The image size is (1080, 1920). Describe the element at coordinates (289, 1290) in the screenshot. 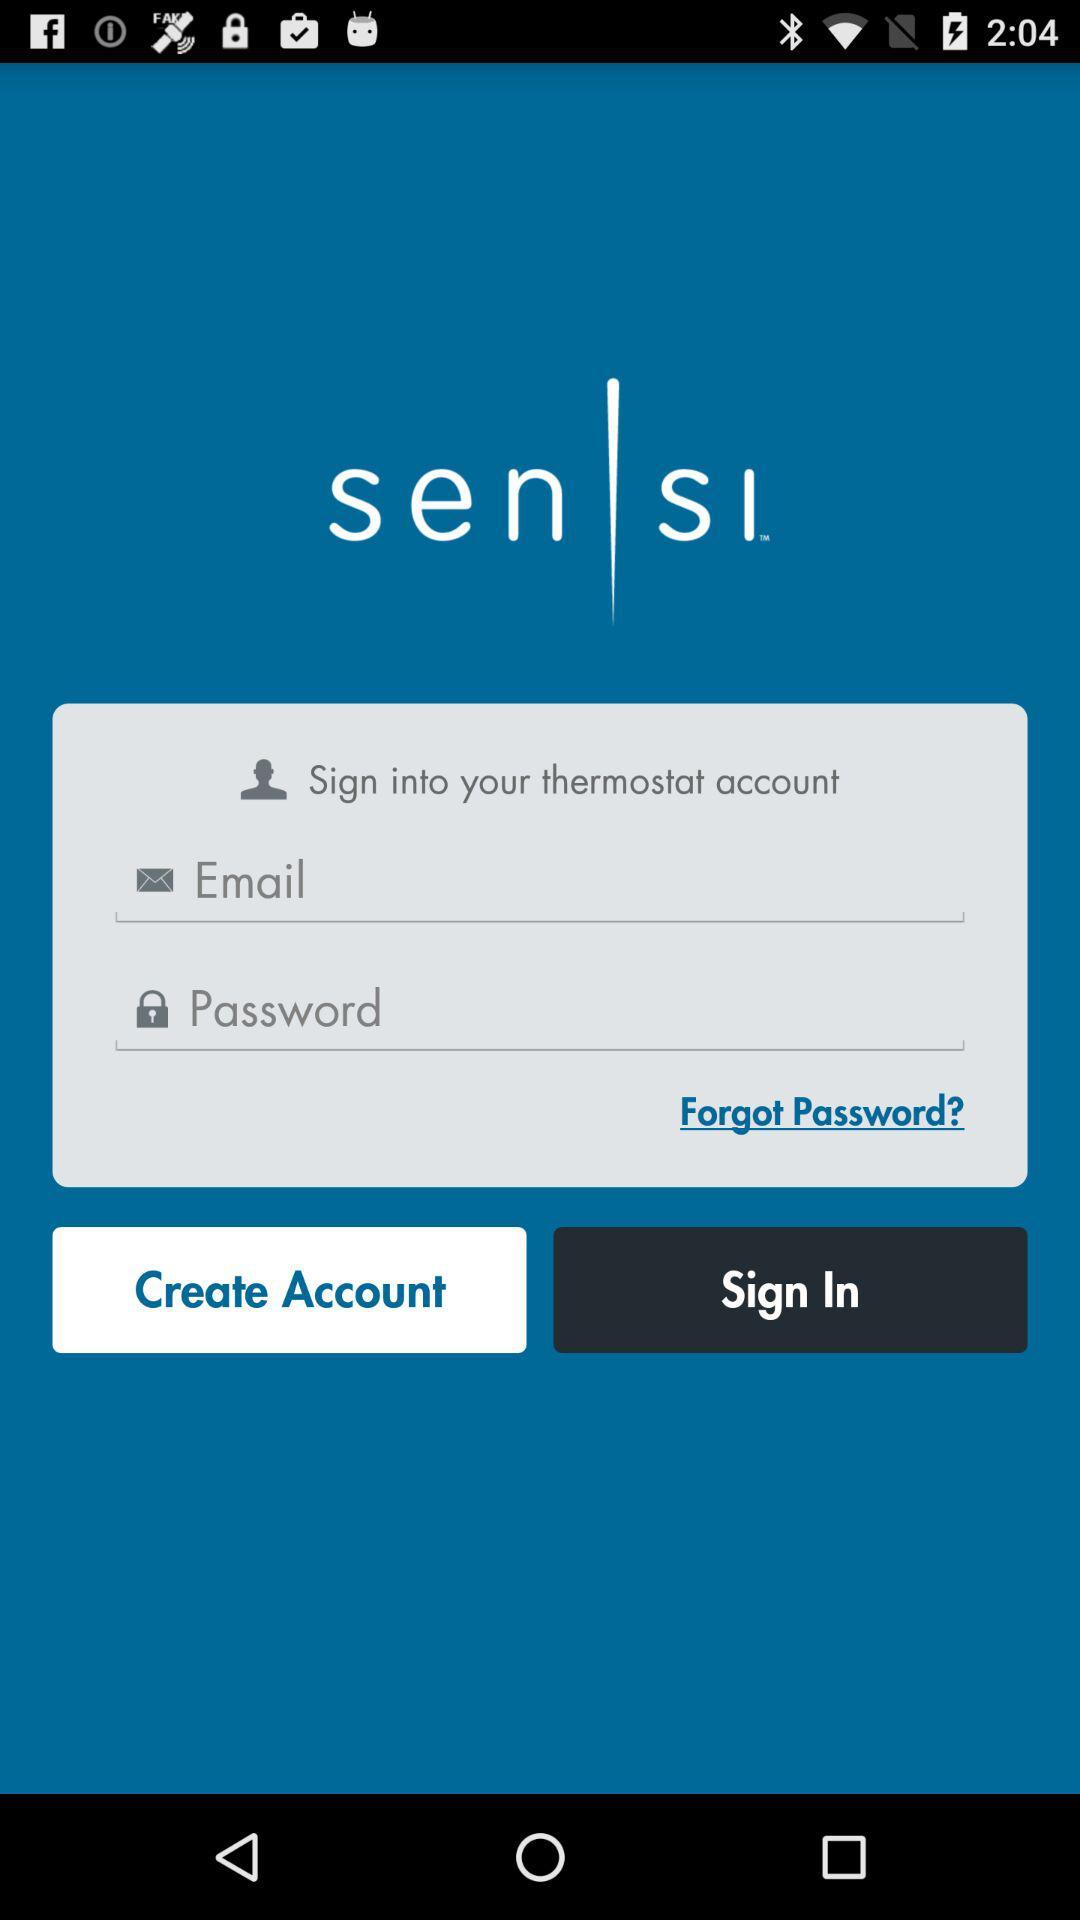

I see `the create account button` at that location.